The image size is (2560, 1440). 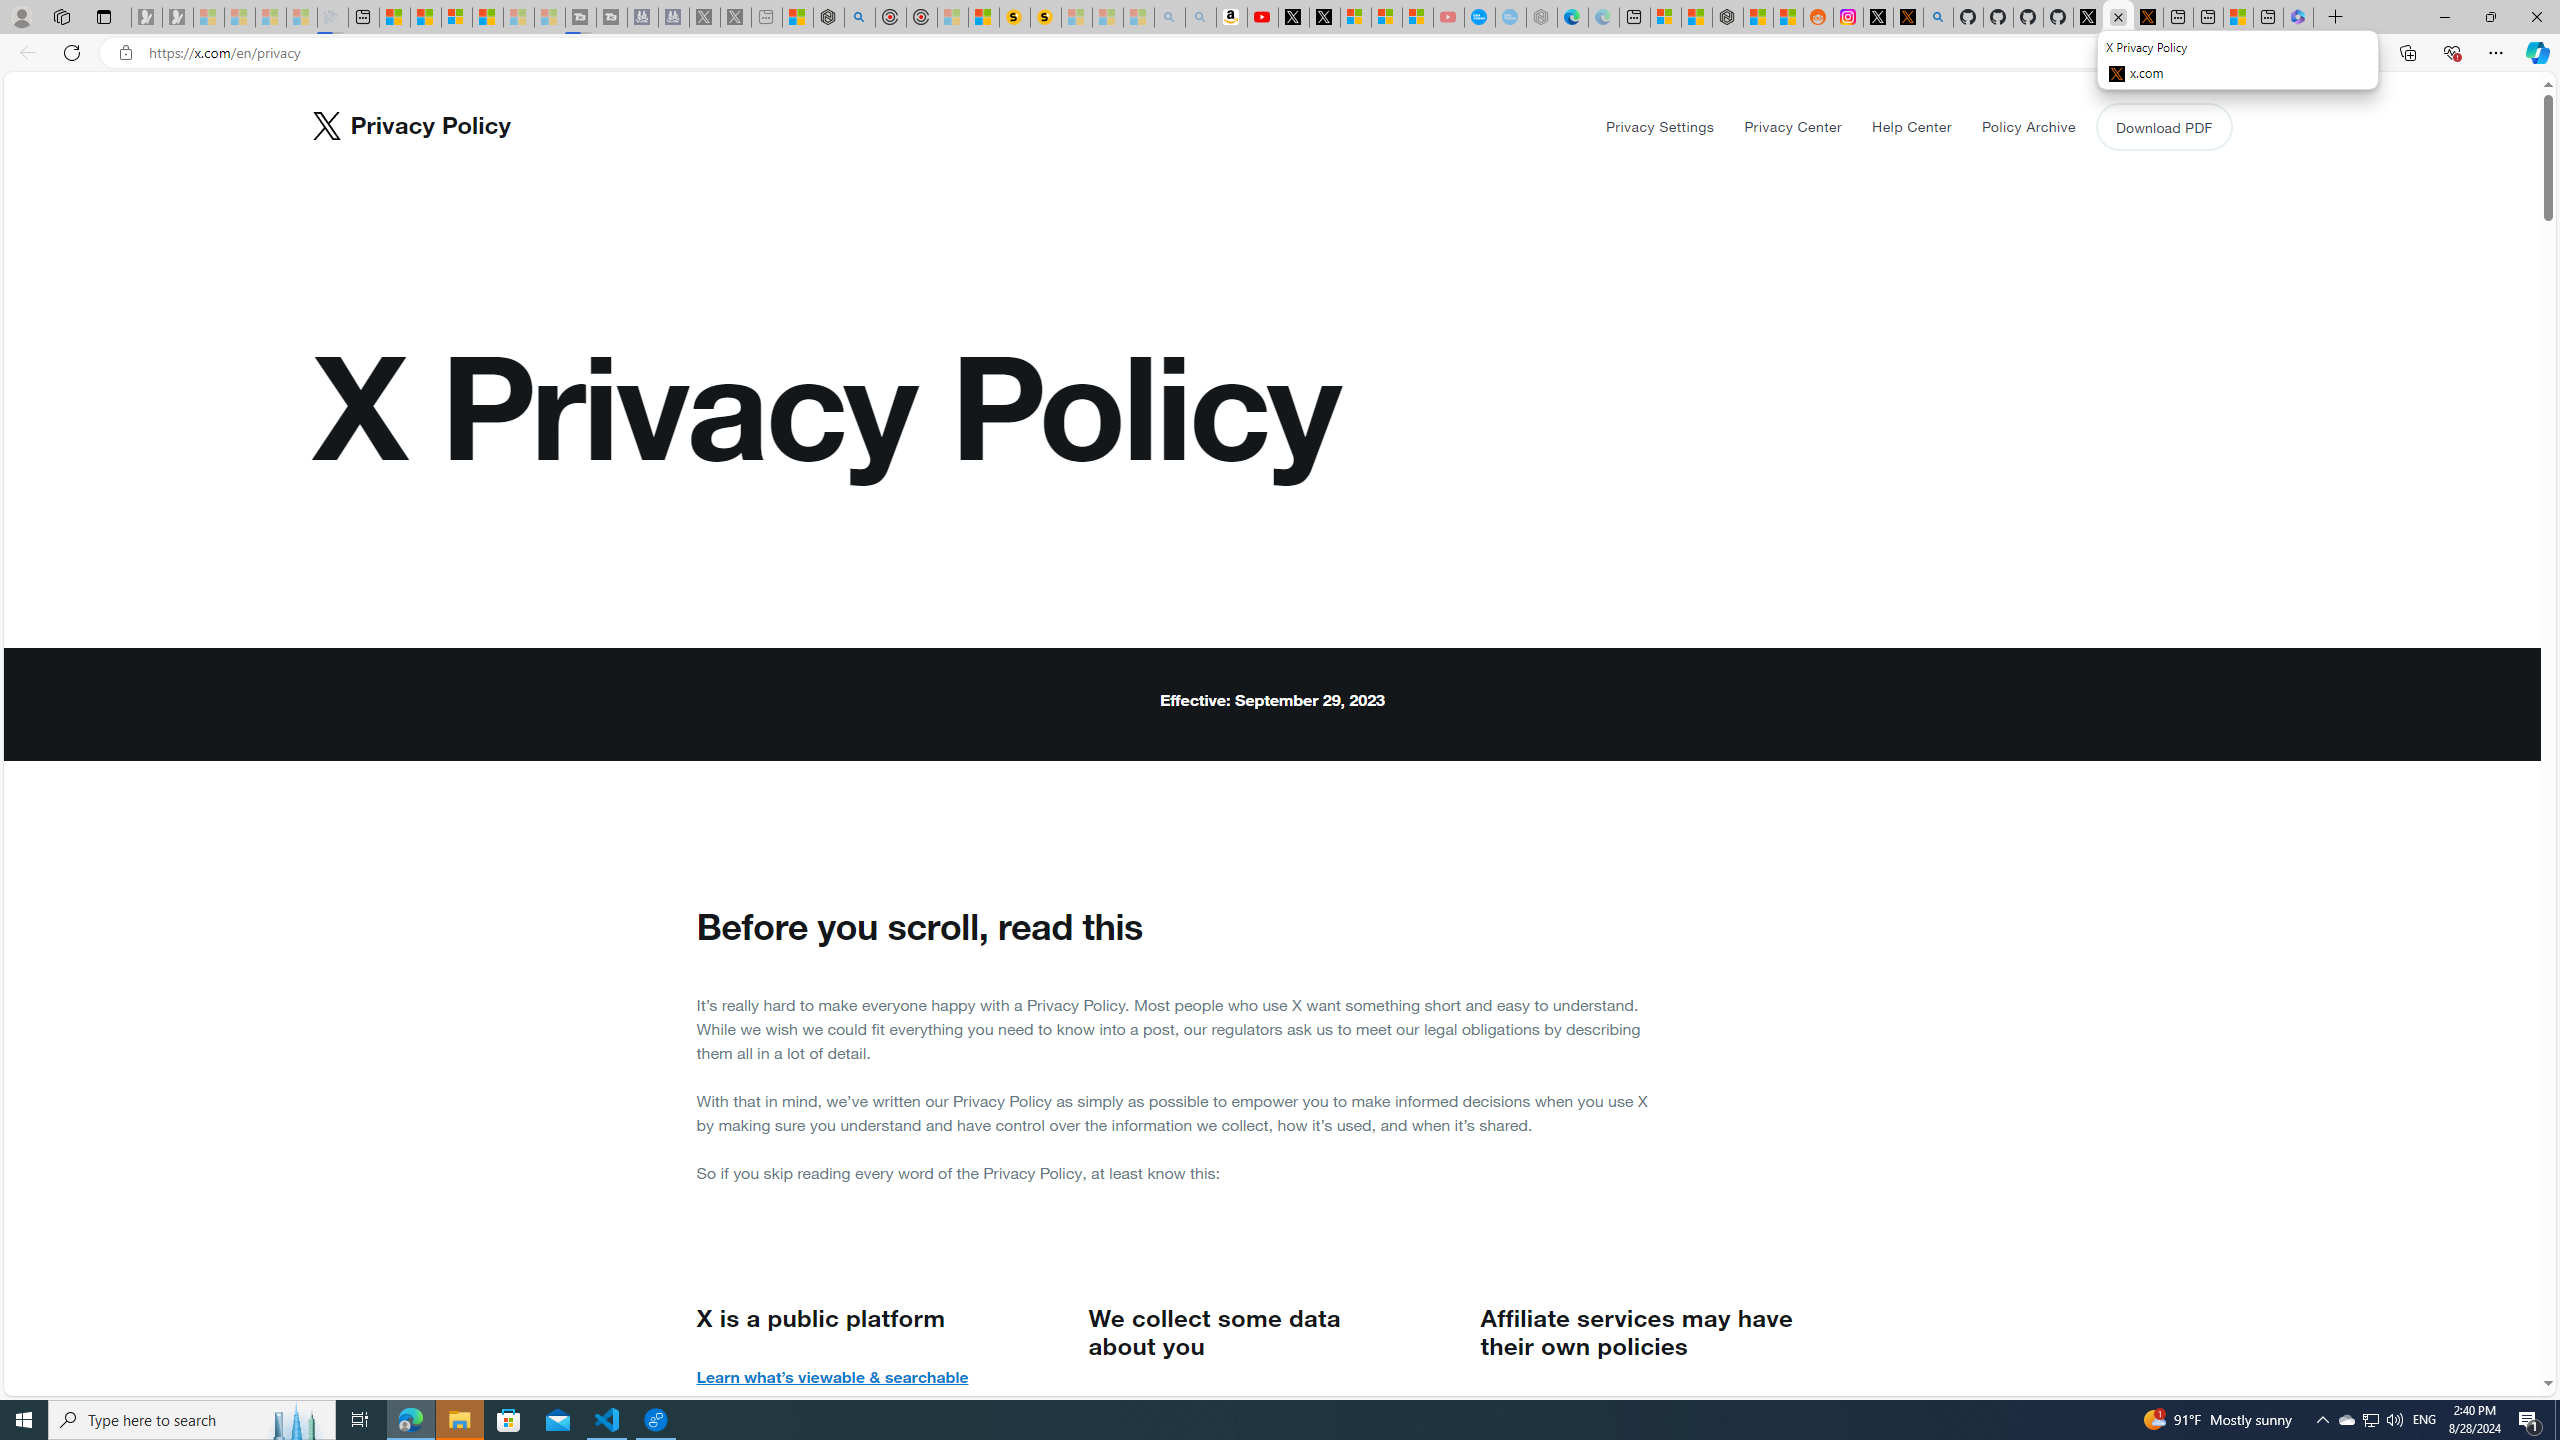 What do you see at coordinates (2270, 53) in the screenshot?
I see `'Enter Immersive Reader (F9)'` at bounding box center [2270, 53].